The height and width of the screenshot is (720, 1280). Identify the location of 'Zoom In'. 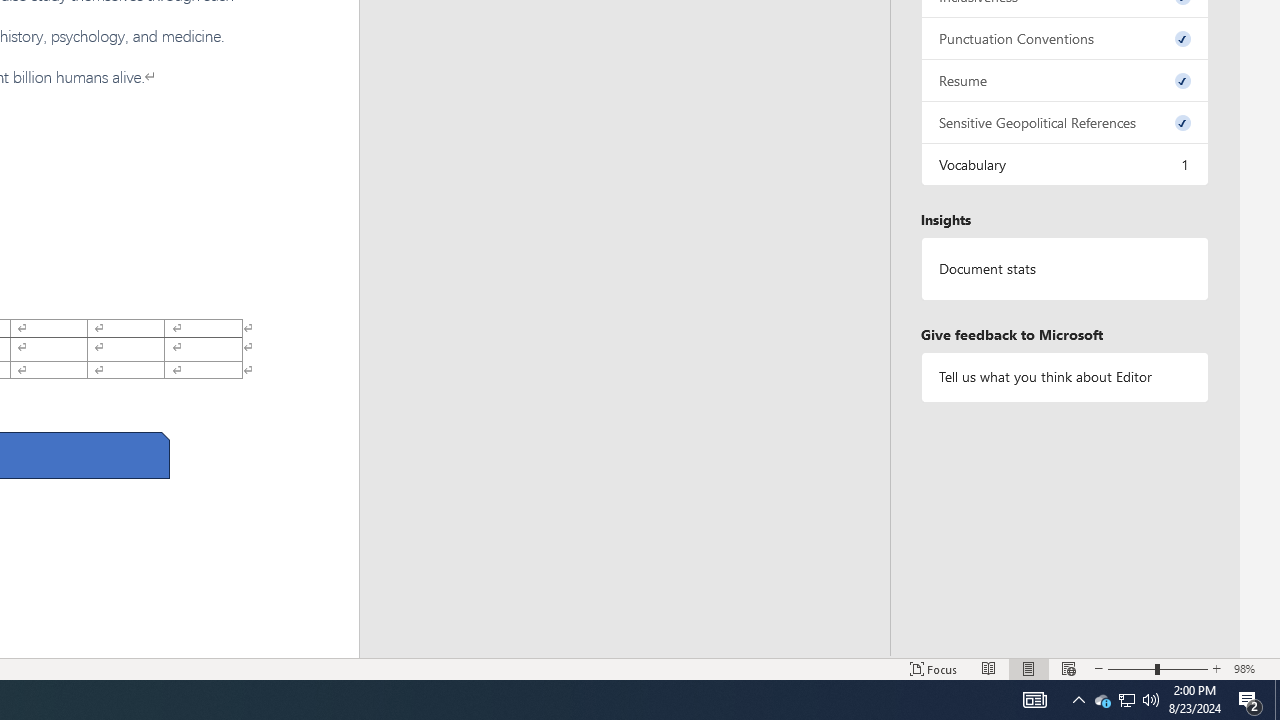
(1216, 669).